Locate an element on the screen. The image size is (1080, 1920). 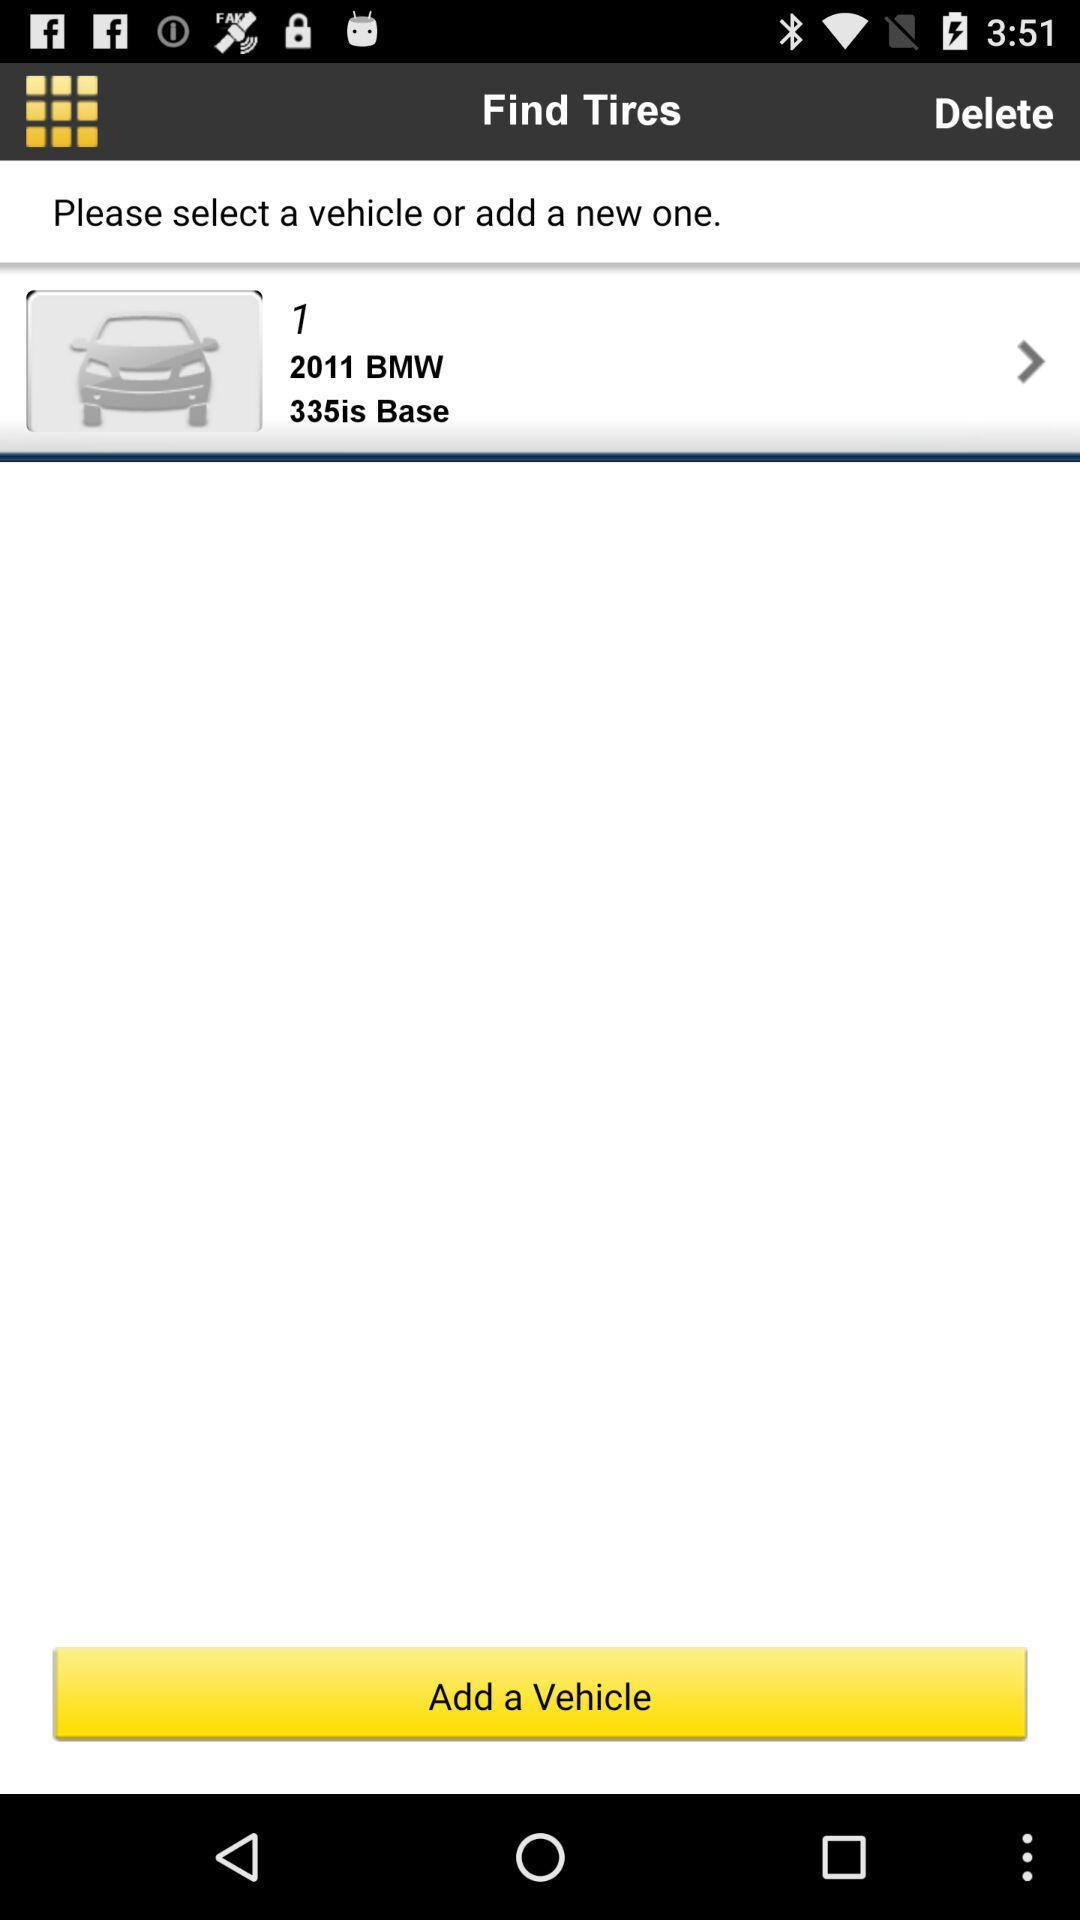
see al the vehicles is located at coordinates (60, 110).